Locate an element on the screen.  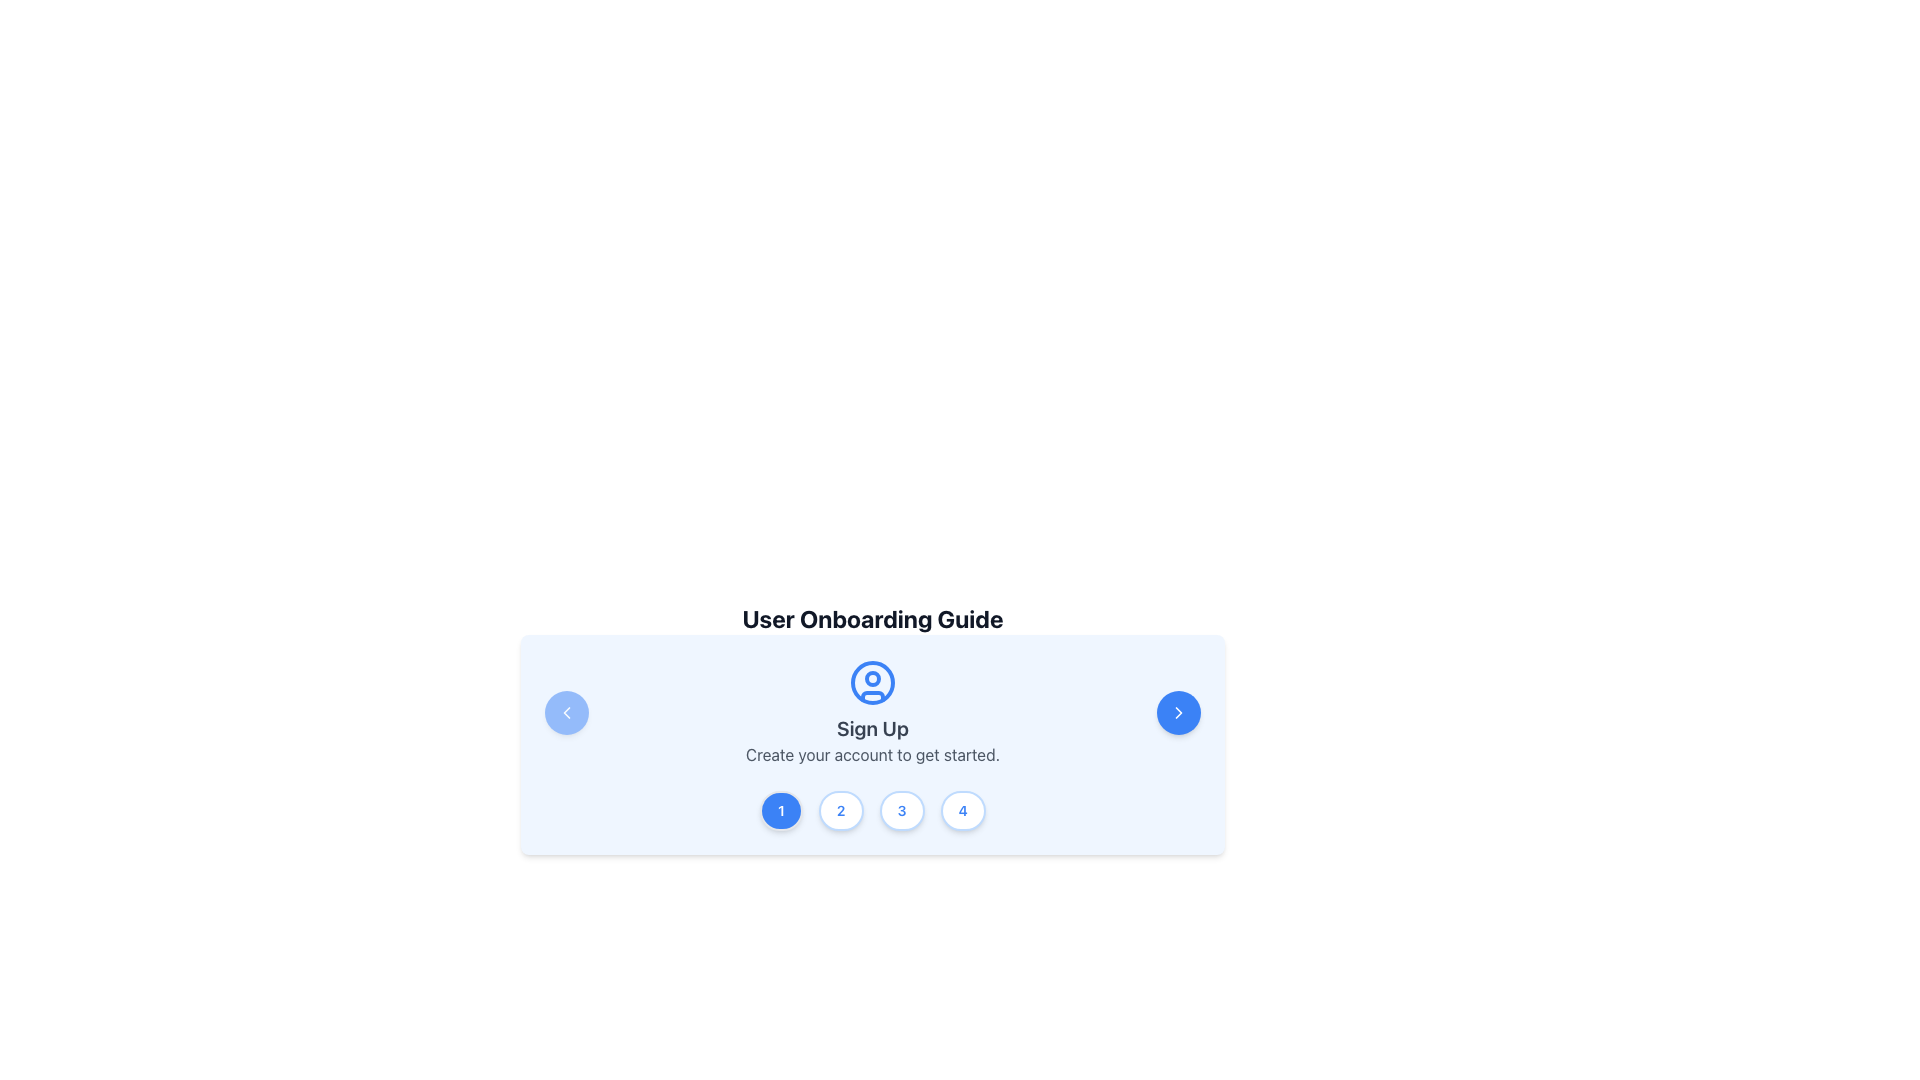
the second step indicator button in the User Onboarding Guide is located at coordinates (841, 810).